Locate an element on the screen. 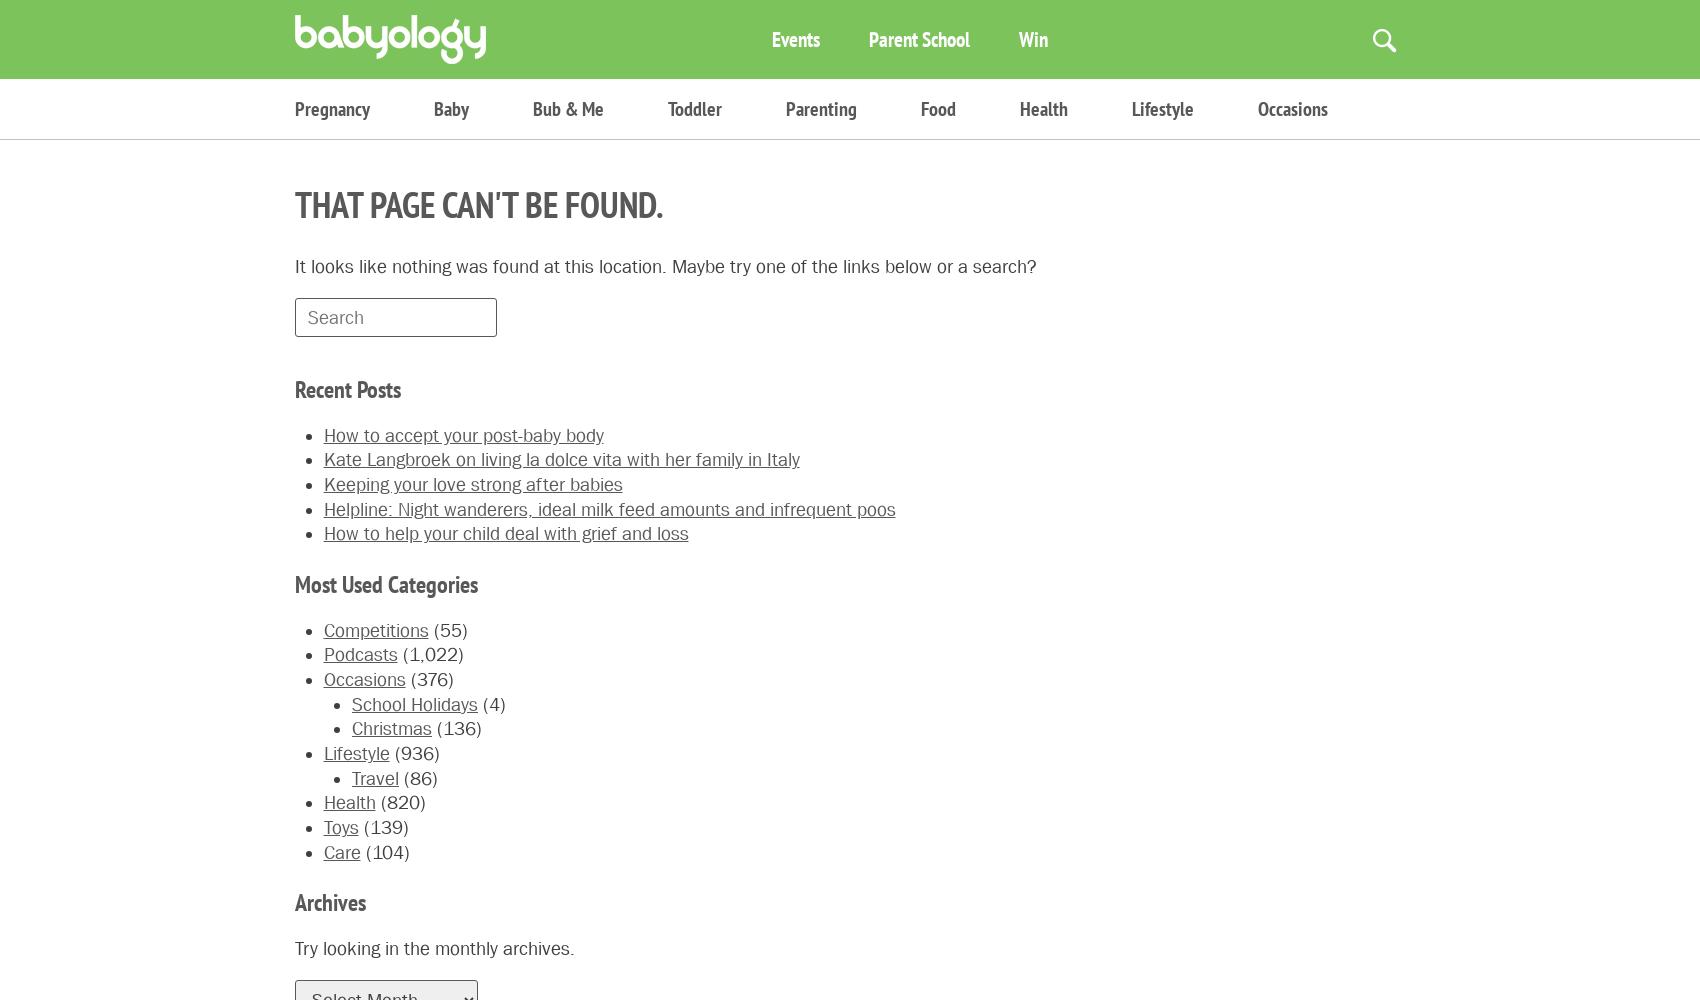  'Parenting' is located at coordinates (820, 108).